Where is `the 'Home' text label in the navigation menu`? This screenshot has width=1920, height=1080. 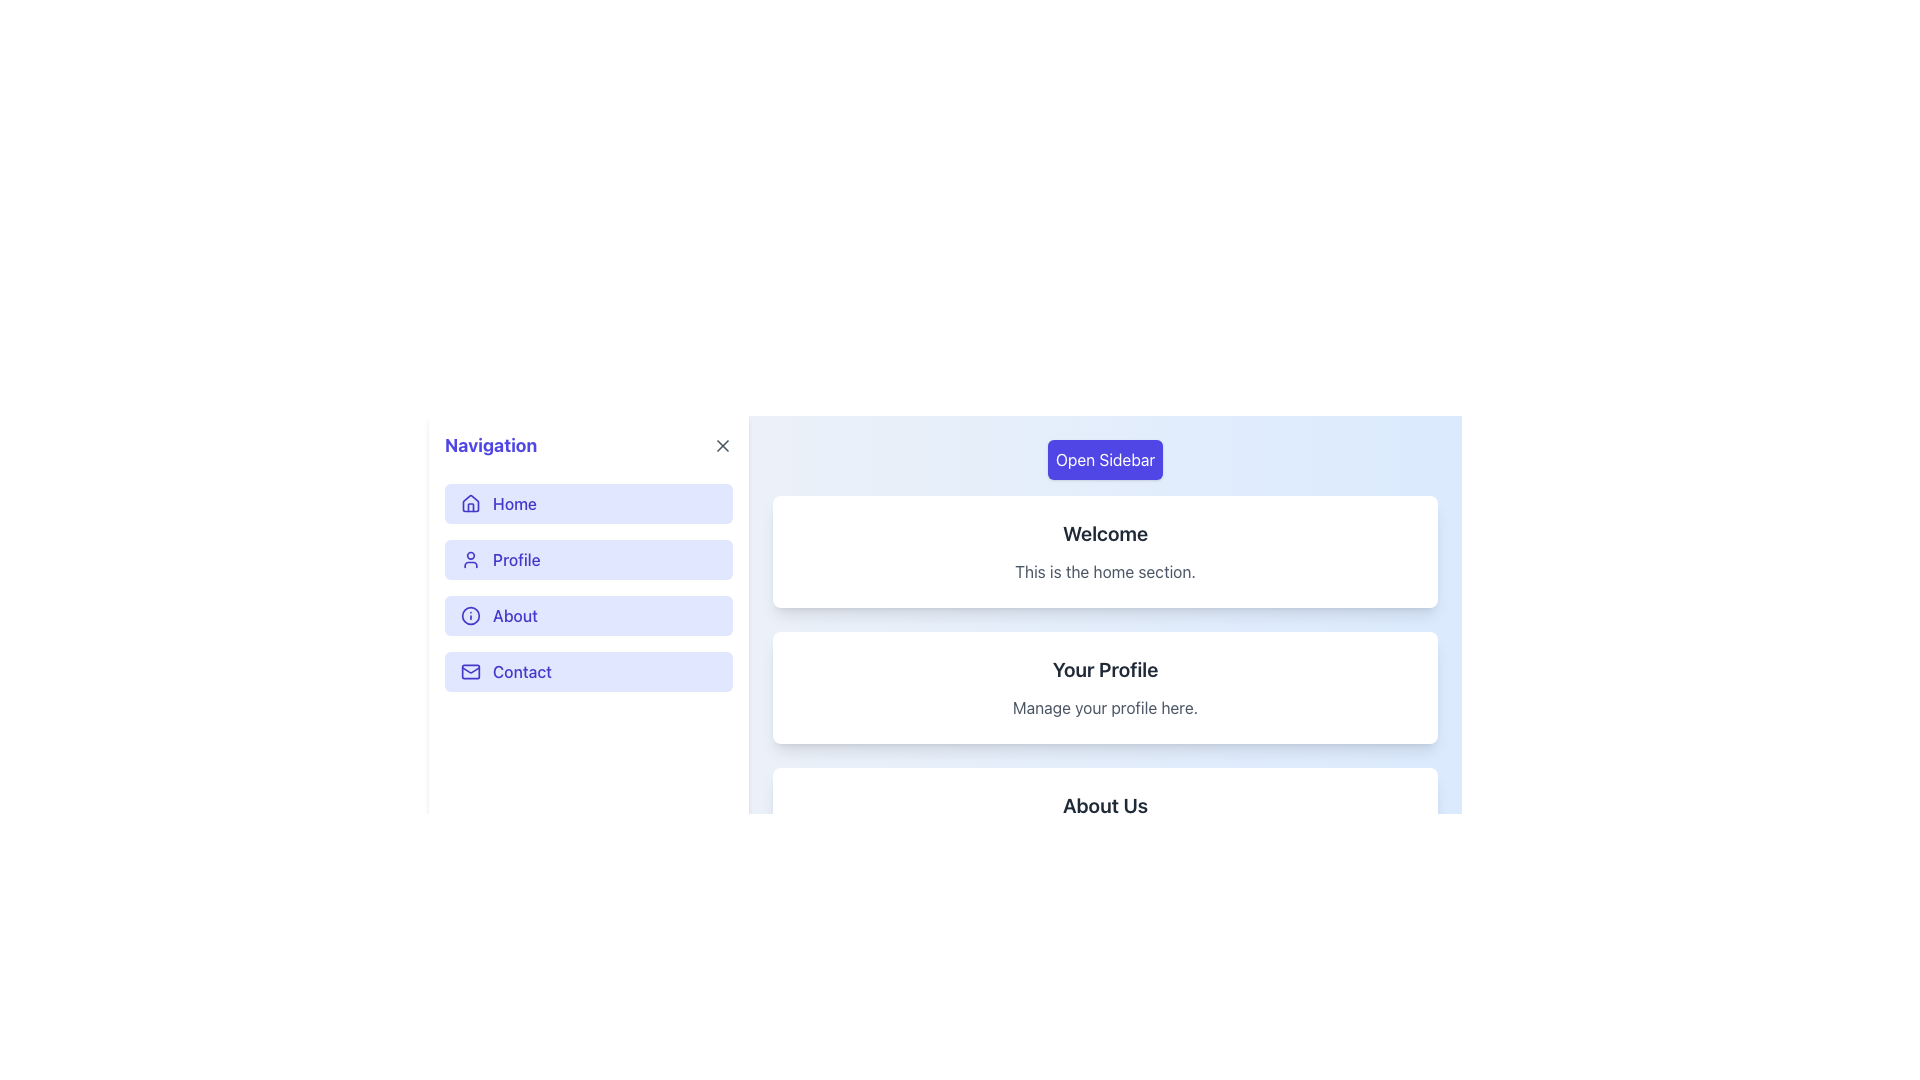 the 'Home' text label in the navigation menu is located at coordinates (514, 503).